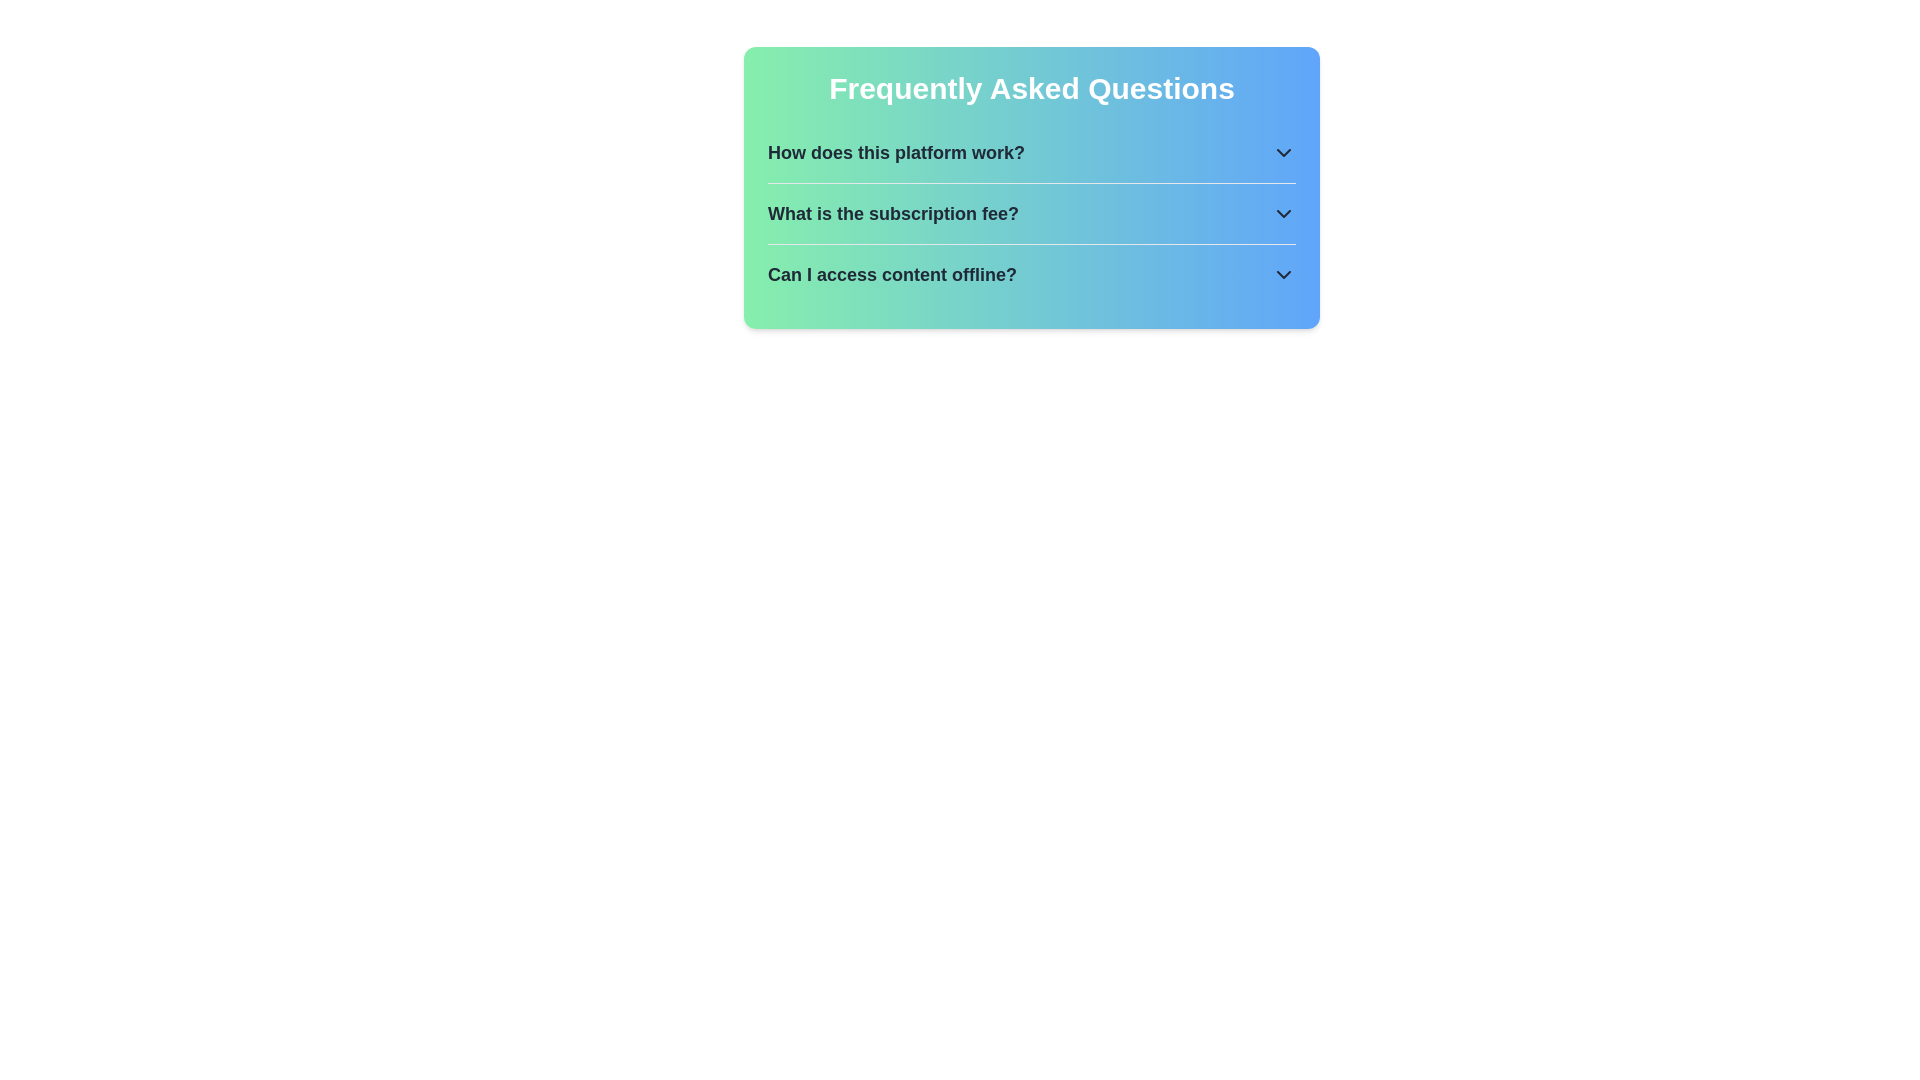  Describe the element at coordinates (1283, 213) in the screenshot. I see `the chevron icon that indicates the toggle for the question 'What is the subscription fee?'` at that location.